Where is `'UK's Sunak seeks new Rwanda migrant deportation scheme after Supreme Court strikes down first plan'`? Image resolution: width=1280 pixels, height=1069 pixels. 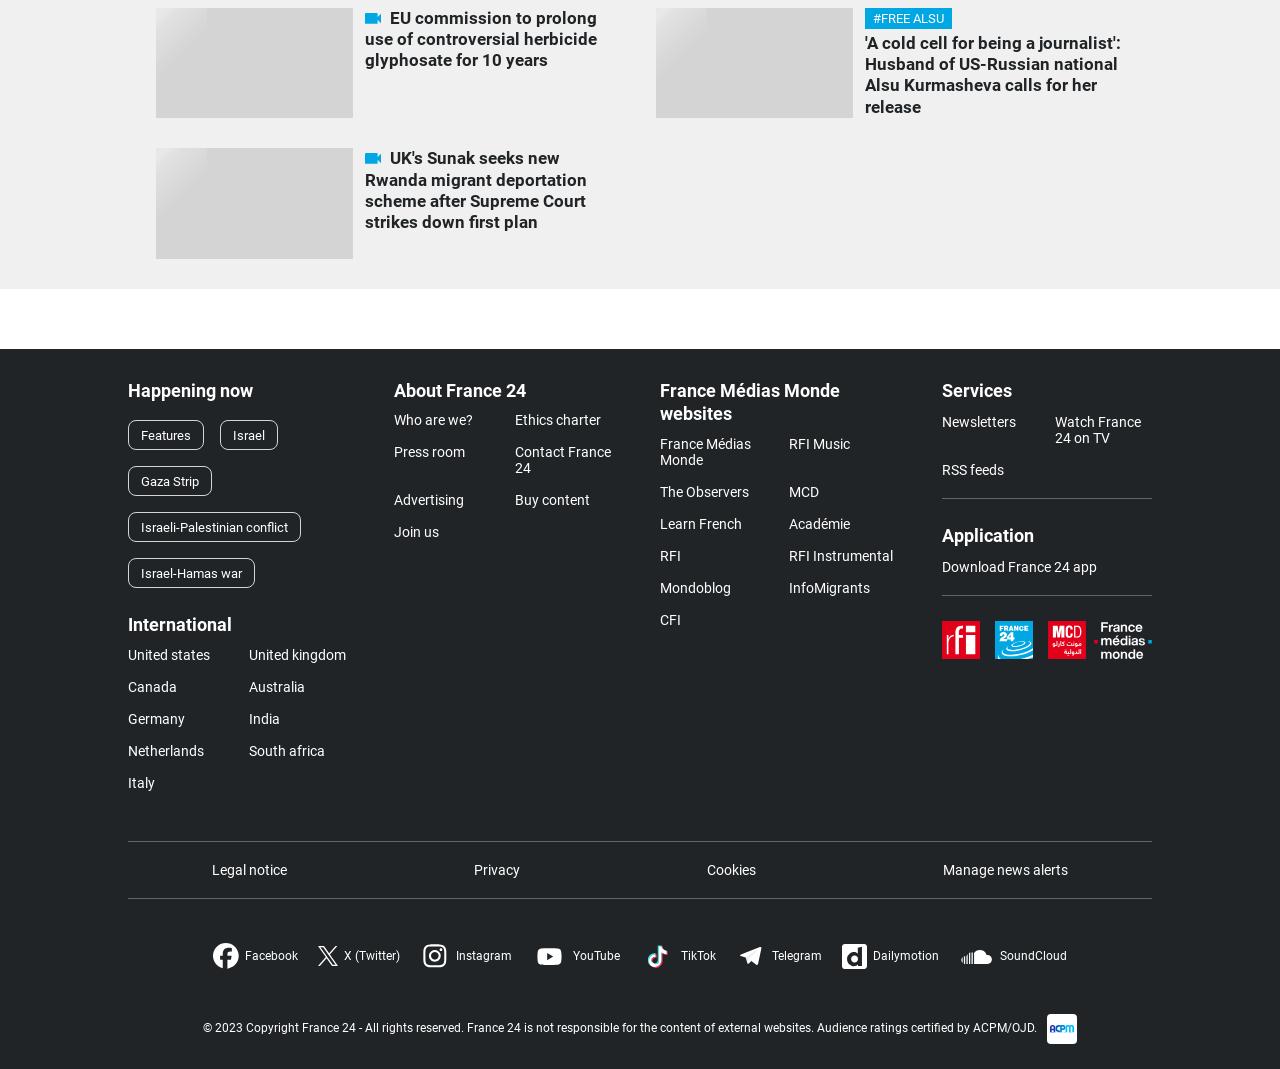 'UK's Sunak seeks new Rwanda migrant deportation scheme after Supreme Court strikes down first plan' is located at coordinates (474, 189).